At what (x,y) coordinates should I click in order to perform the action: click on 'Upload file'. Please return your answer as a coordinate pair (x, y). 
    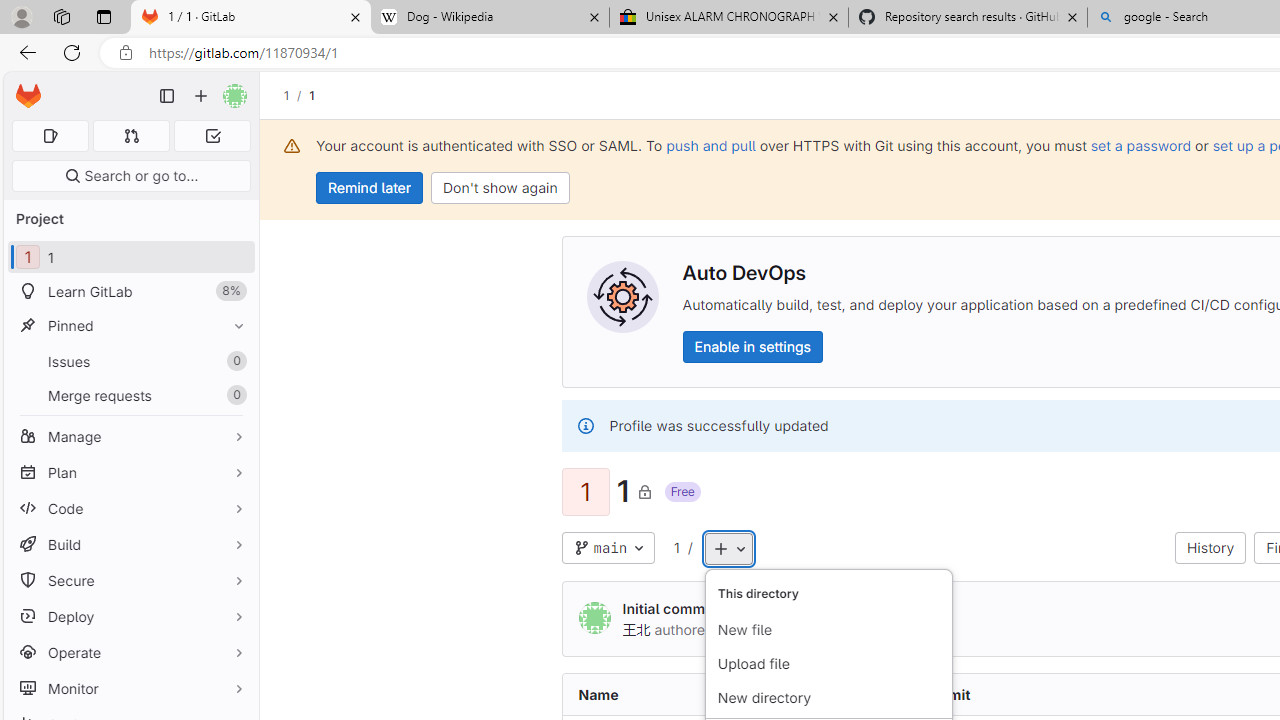
    Looking at the image, I should click on (828, 664).